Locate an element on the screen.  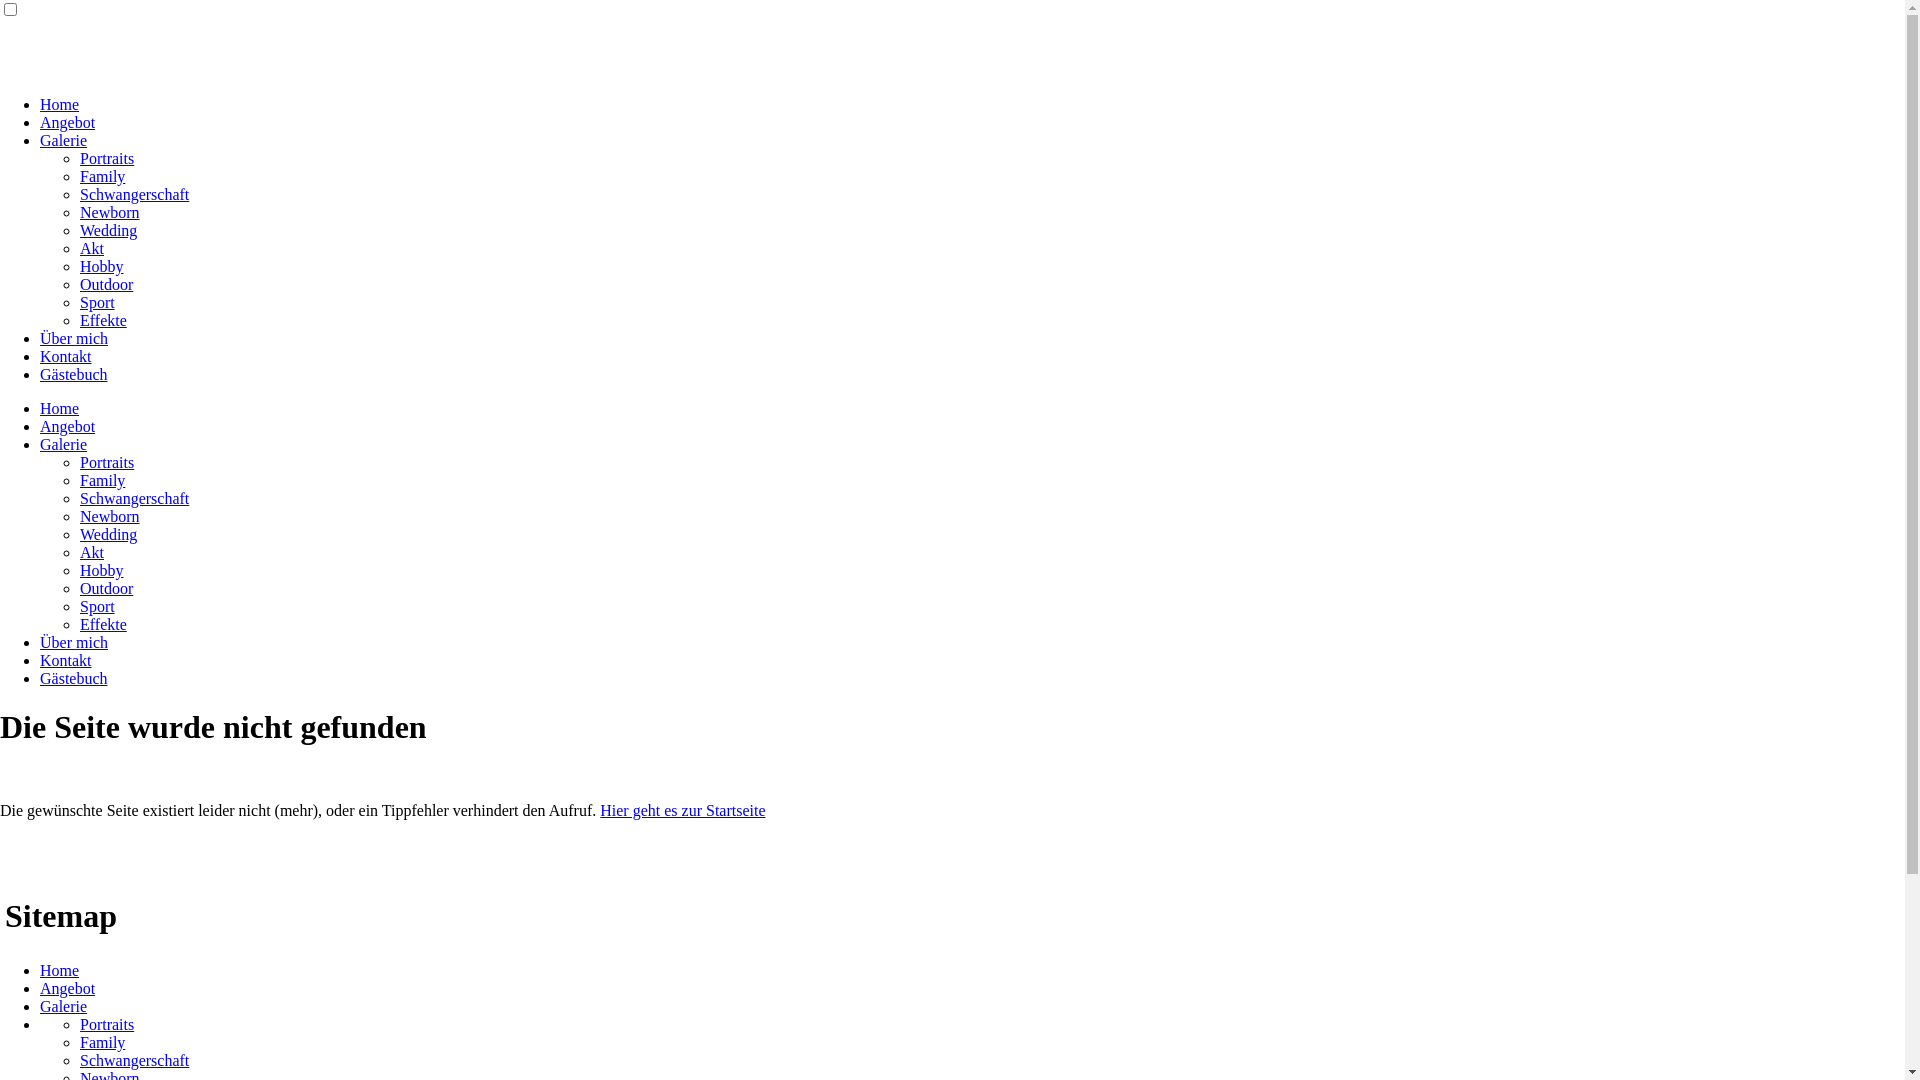
'Akt' is located at coordinates (80, 552).